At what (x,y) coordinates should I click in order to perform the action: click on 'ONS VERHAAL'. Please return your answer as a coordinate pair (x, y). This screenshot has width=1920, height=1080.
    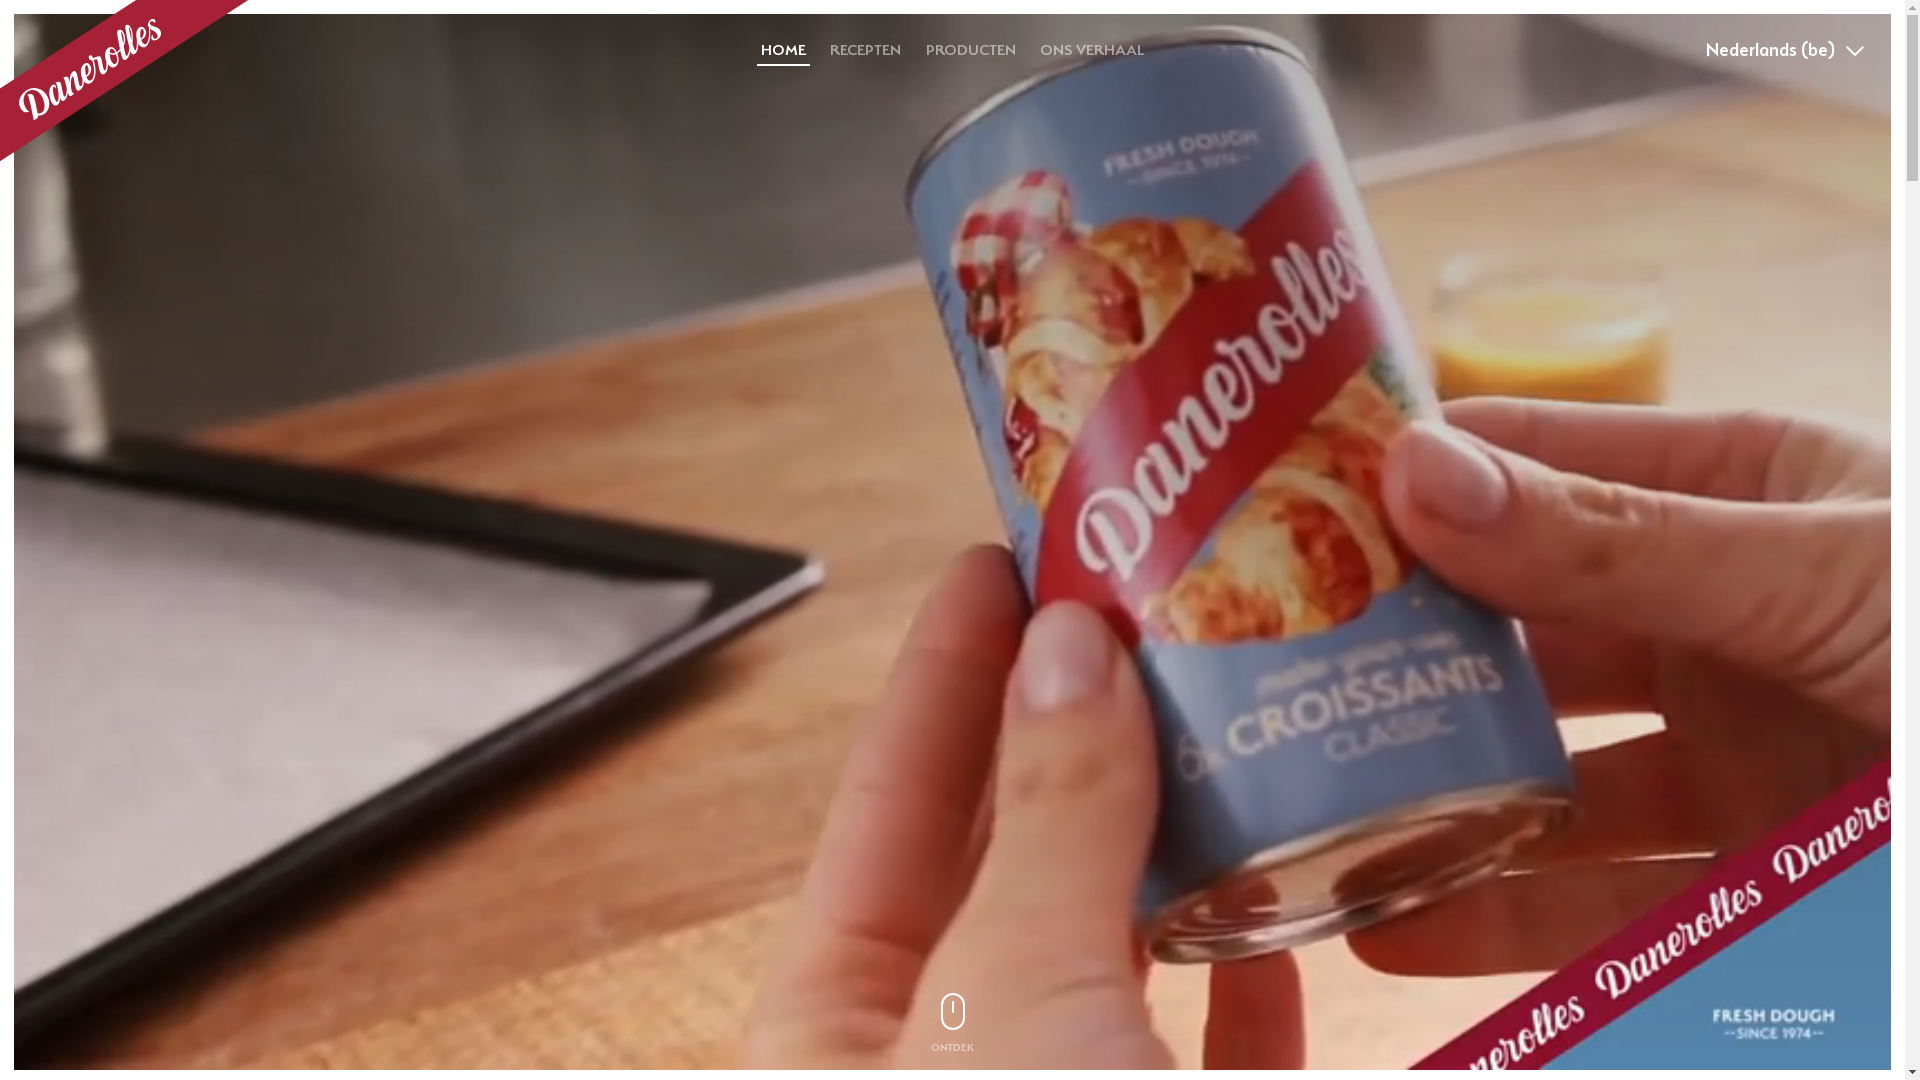
    Looking at the image, I should click on (1091, 49).